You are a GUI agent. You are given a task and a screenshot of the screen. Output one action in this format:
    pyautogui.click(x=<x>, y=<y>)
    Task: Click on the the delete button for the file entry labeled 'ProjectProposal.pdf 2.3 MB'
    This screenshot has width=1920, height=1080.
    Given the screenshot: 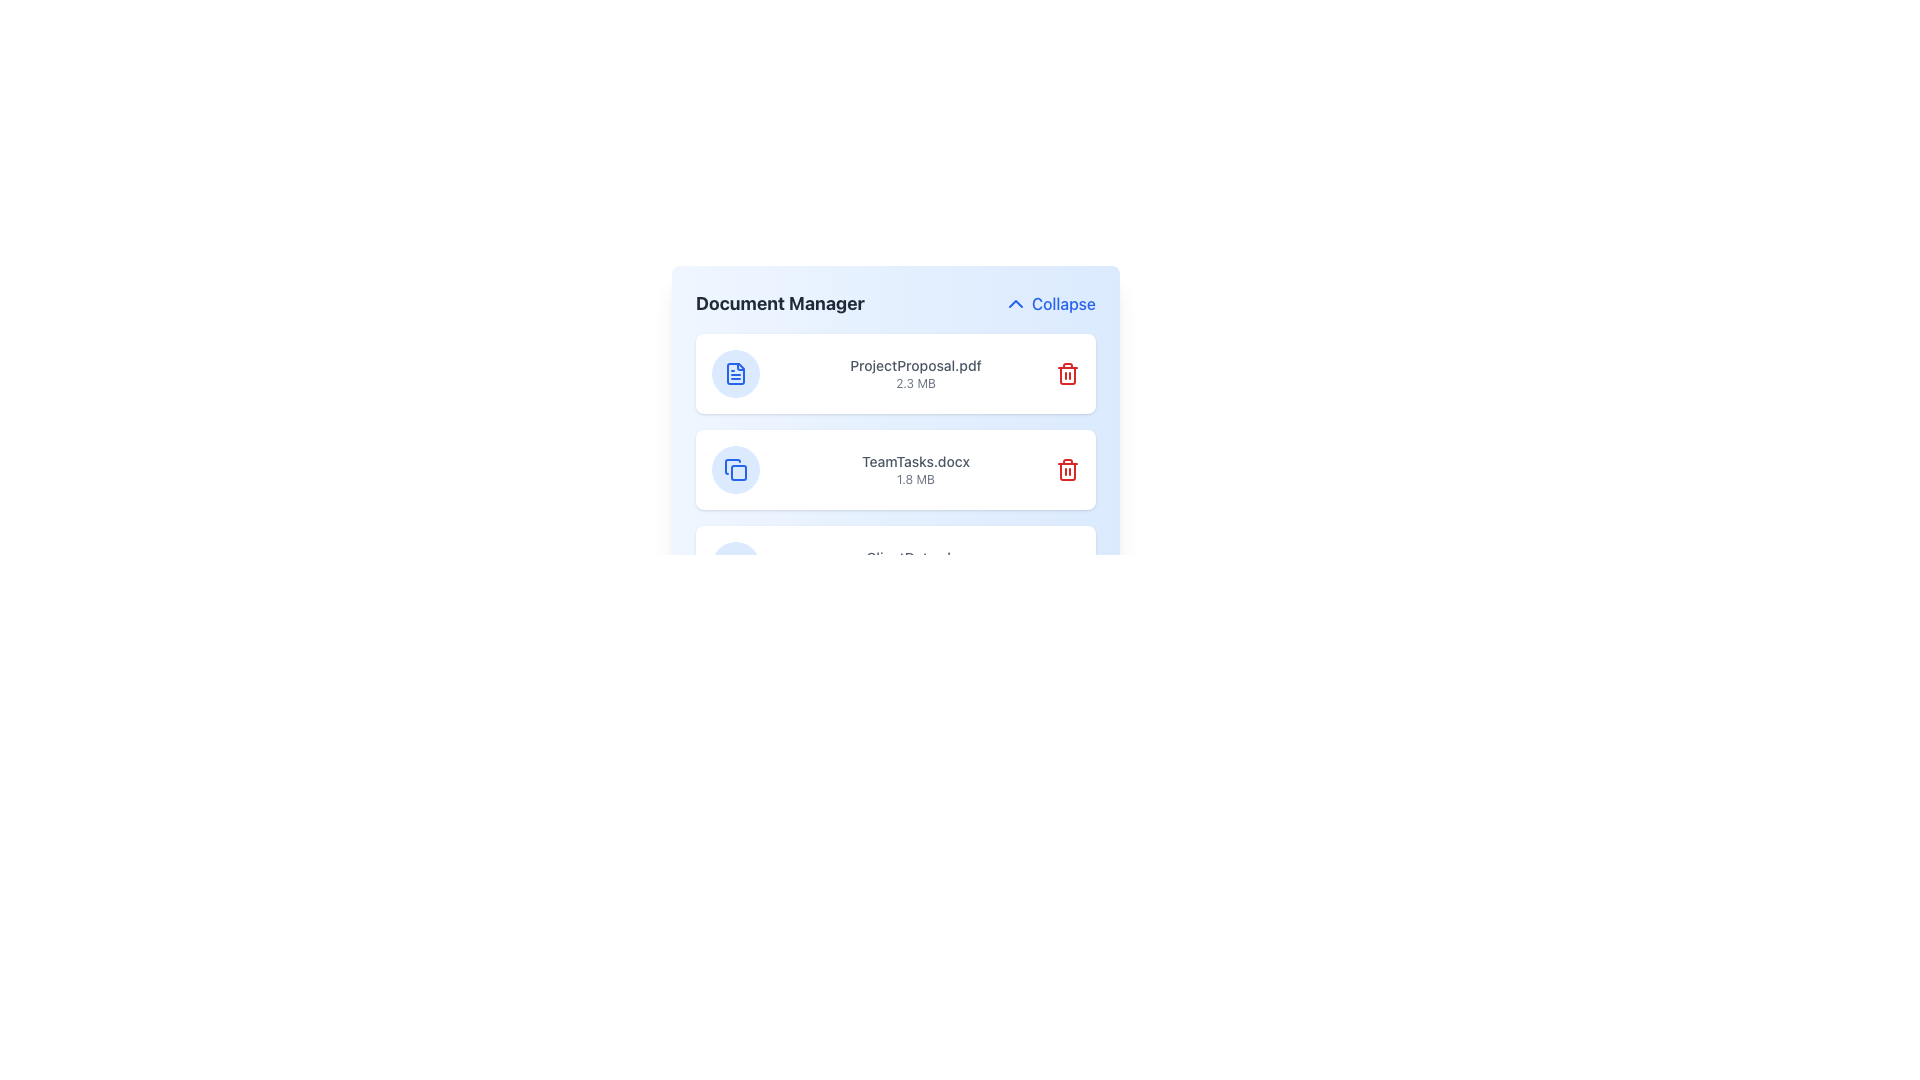 What is the action you would take?
    pyautogui.click(x=1067, y=374)
    